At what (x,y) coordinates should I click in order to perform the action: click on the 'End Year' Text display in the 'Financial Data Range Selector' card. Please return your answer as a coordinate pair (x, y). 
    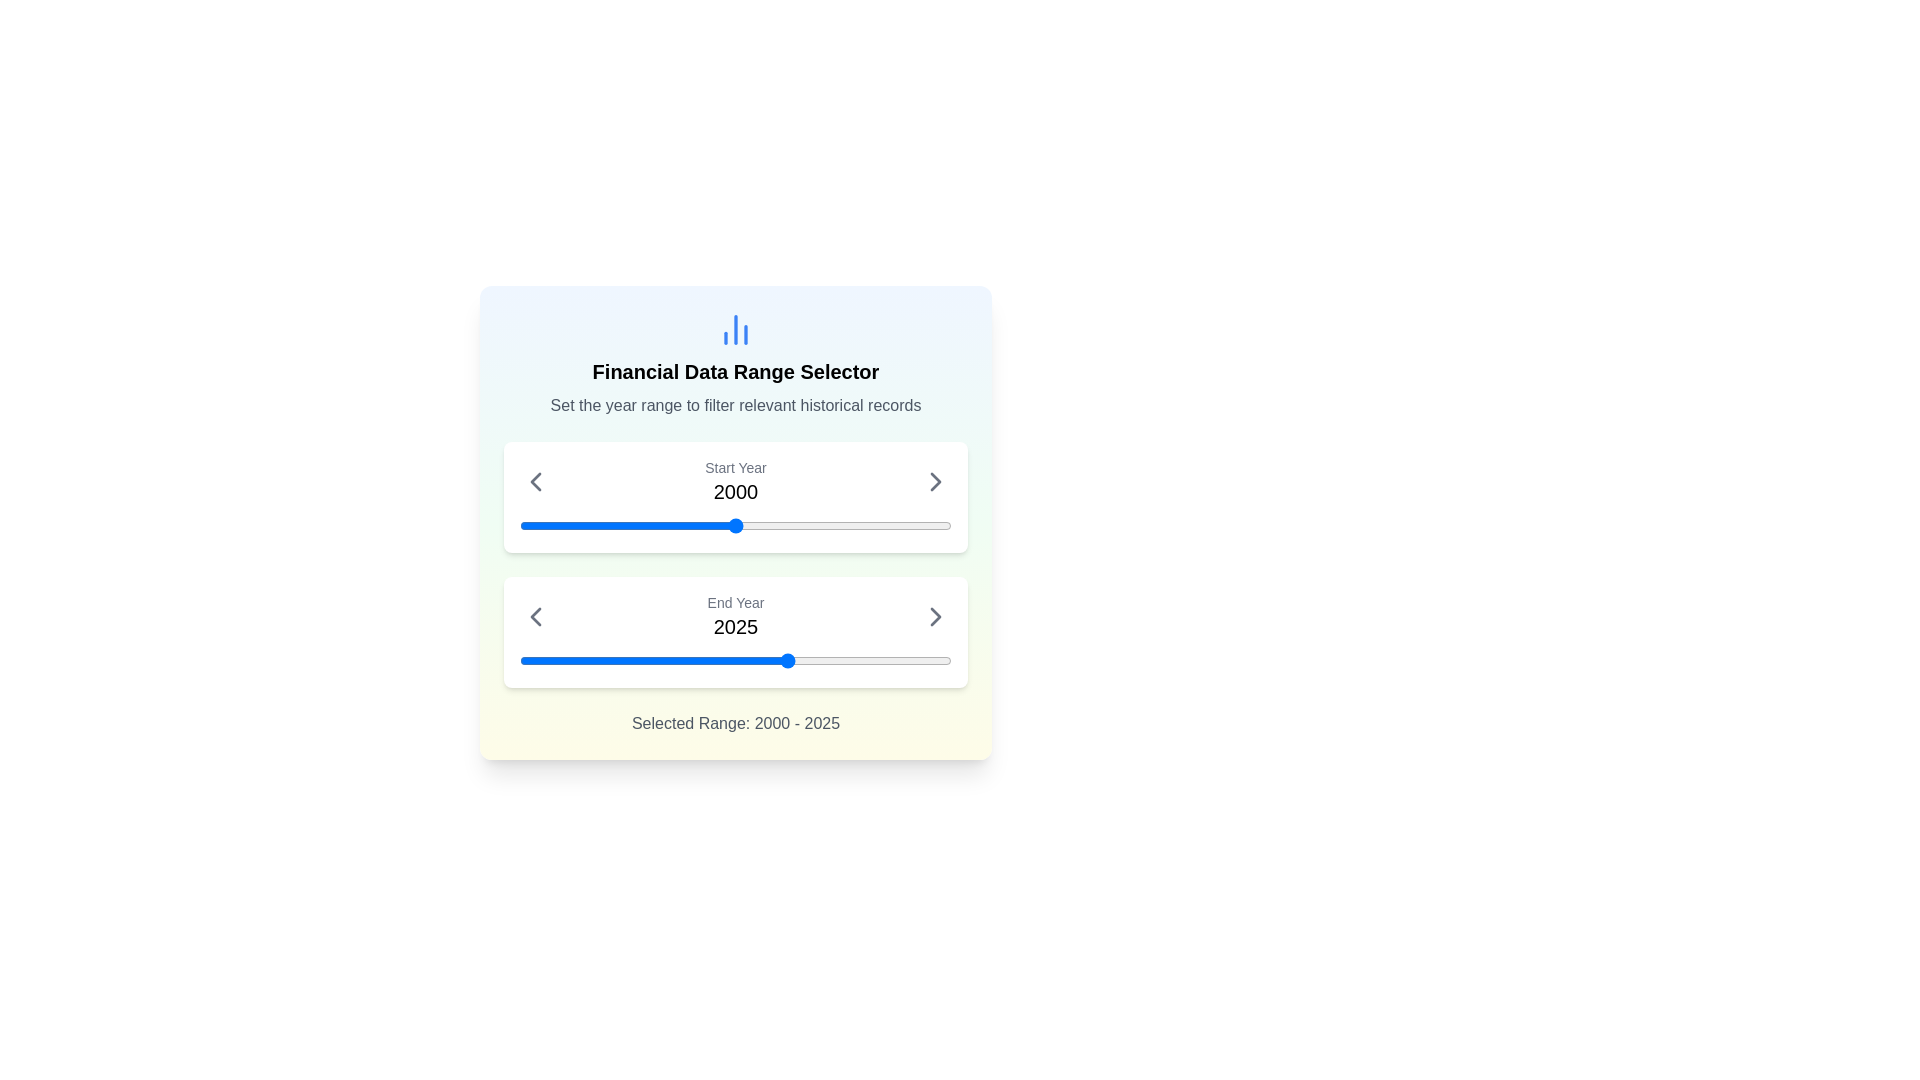
    Looking at the image, I should click on (734, 616).